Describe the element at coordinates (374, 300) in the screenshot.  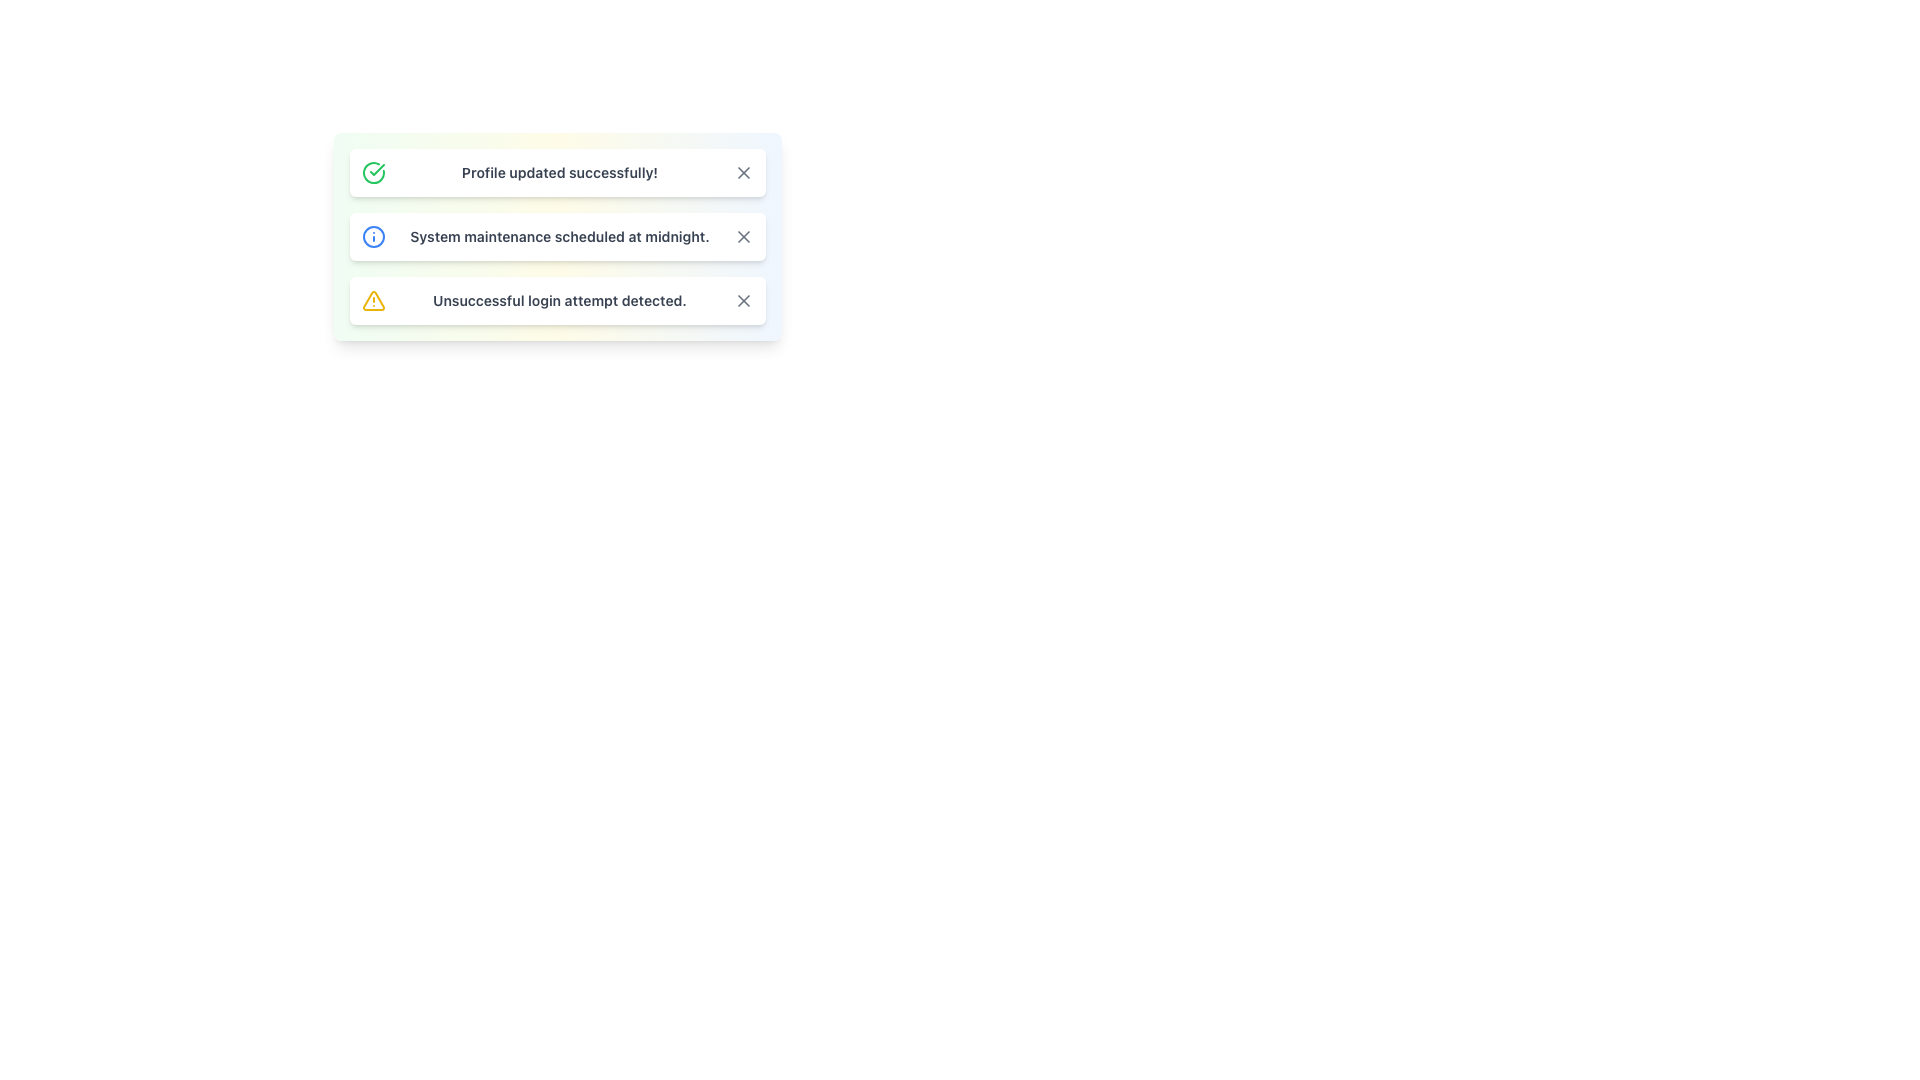
I see `the triangular warning icon with a yellow border and an exclamation symbol, which indicates an unsuccessful login attempt adjacent to the notification text` at that location.